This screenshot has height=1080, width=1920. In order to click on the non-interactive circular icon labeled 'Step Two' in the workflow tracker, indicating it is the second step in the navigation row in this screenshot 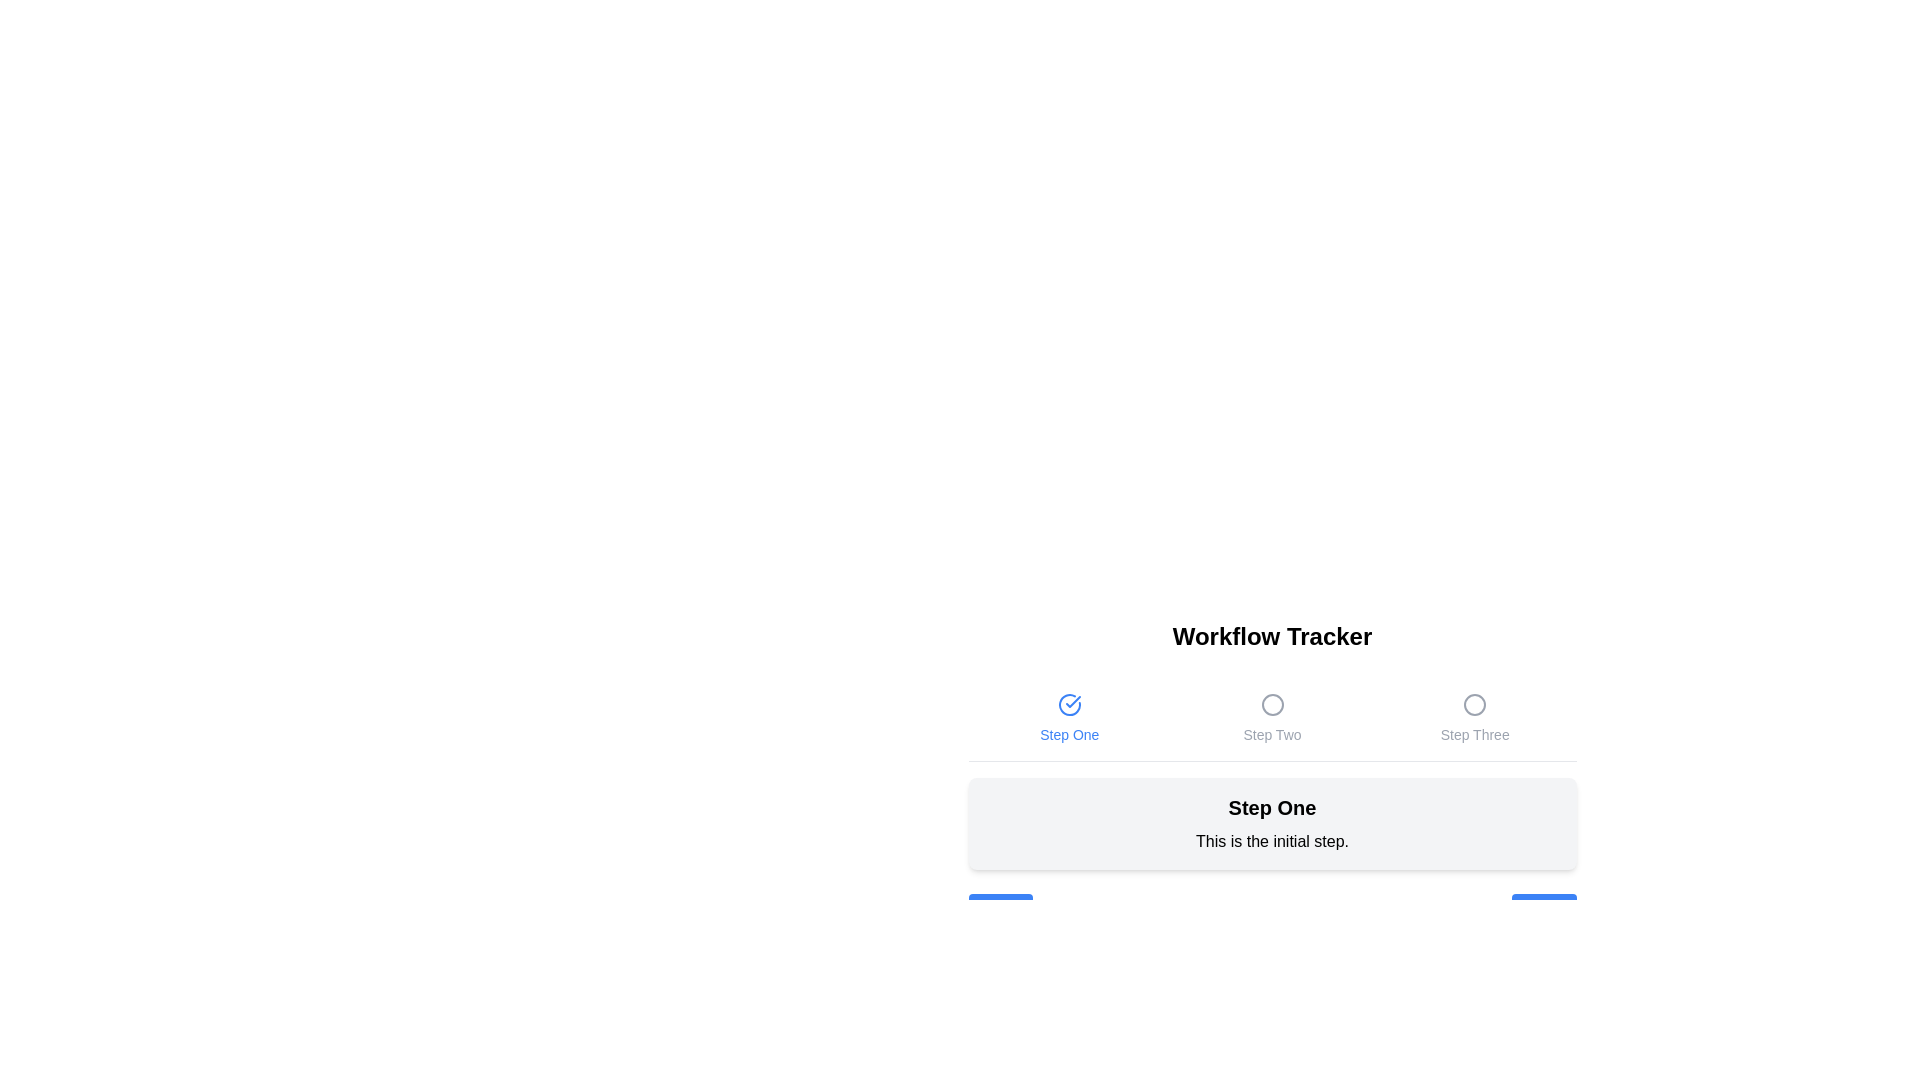, I will do `click(1271, 732)`.